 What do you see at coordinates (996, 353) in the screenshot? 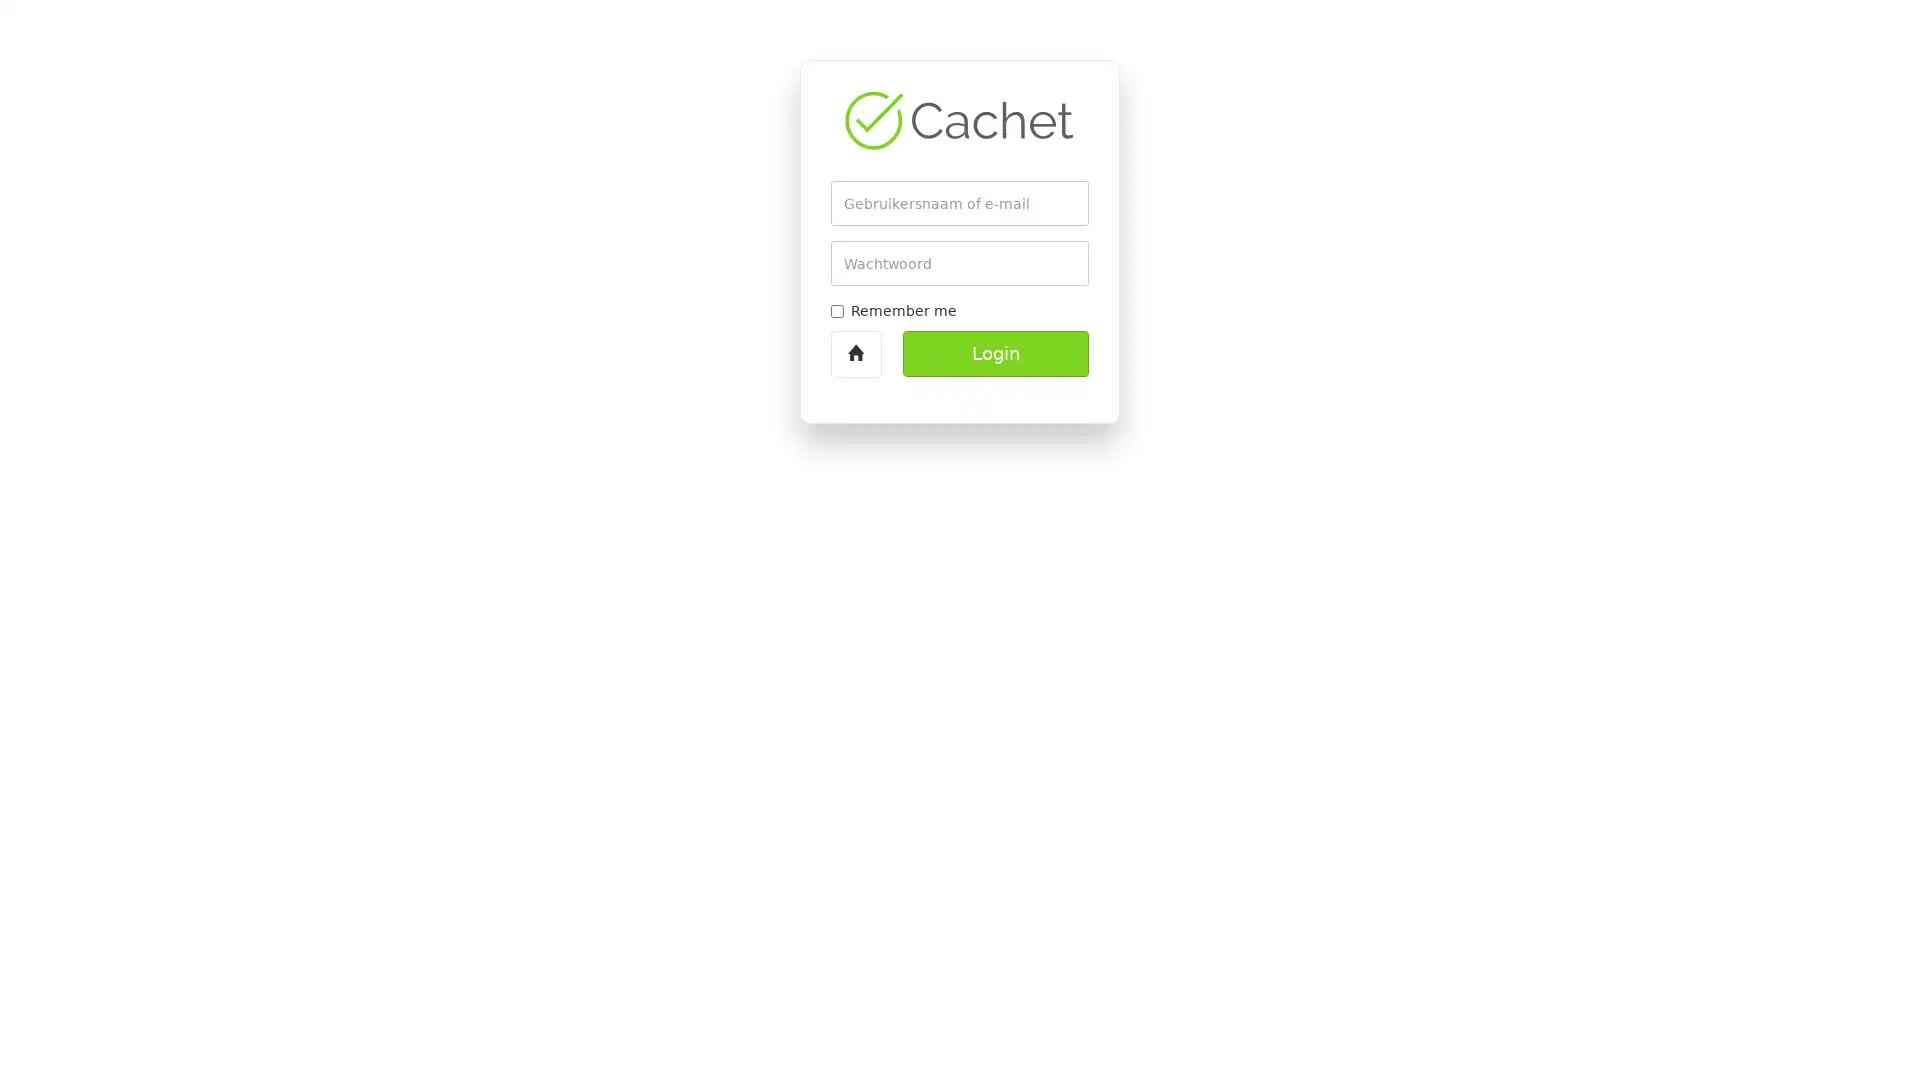
I see `Login` at bounding box center [996, 353].